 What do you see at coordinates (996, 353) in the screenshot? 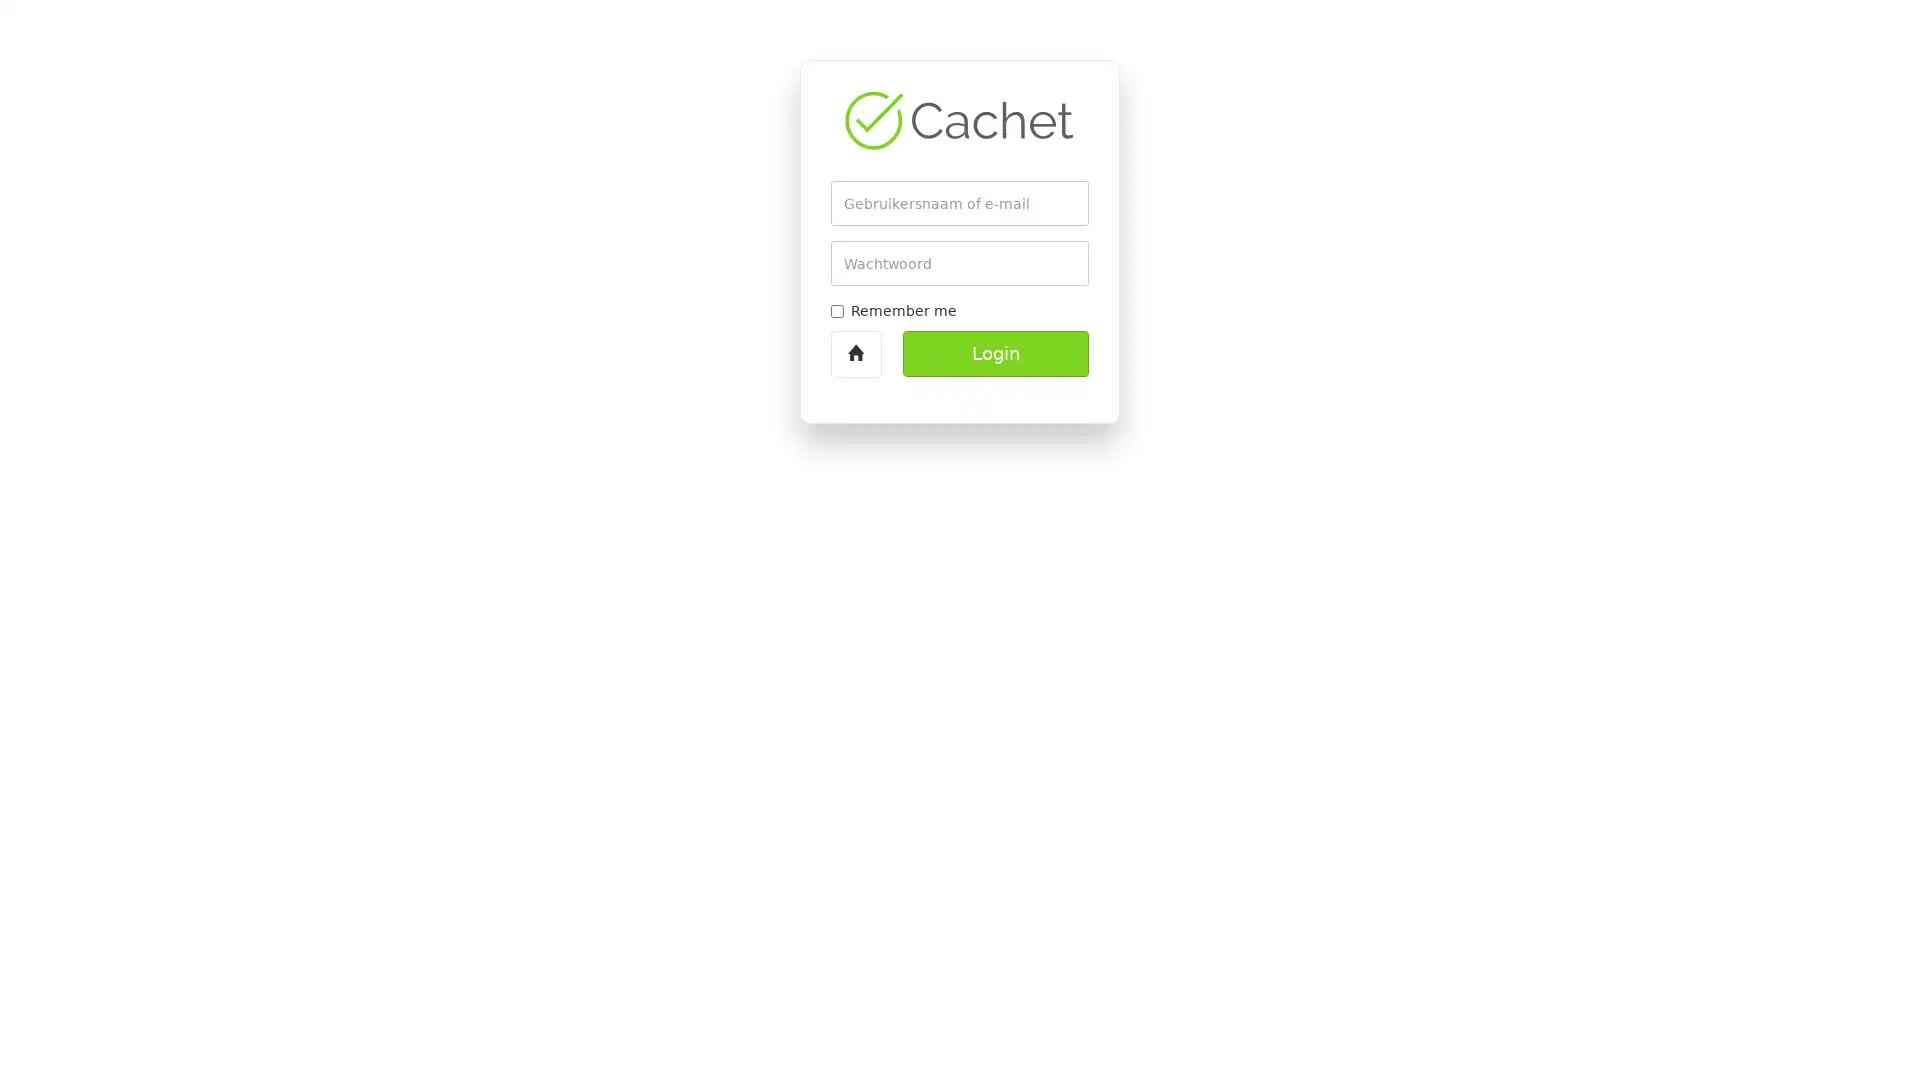
I see `Login` at bounding box center [996, 353].